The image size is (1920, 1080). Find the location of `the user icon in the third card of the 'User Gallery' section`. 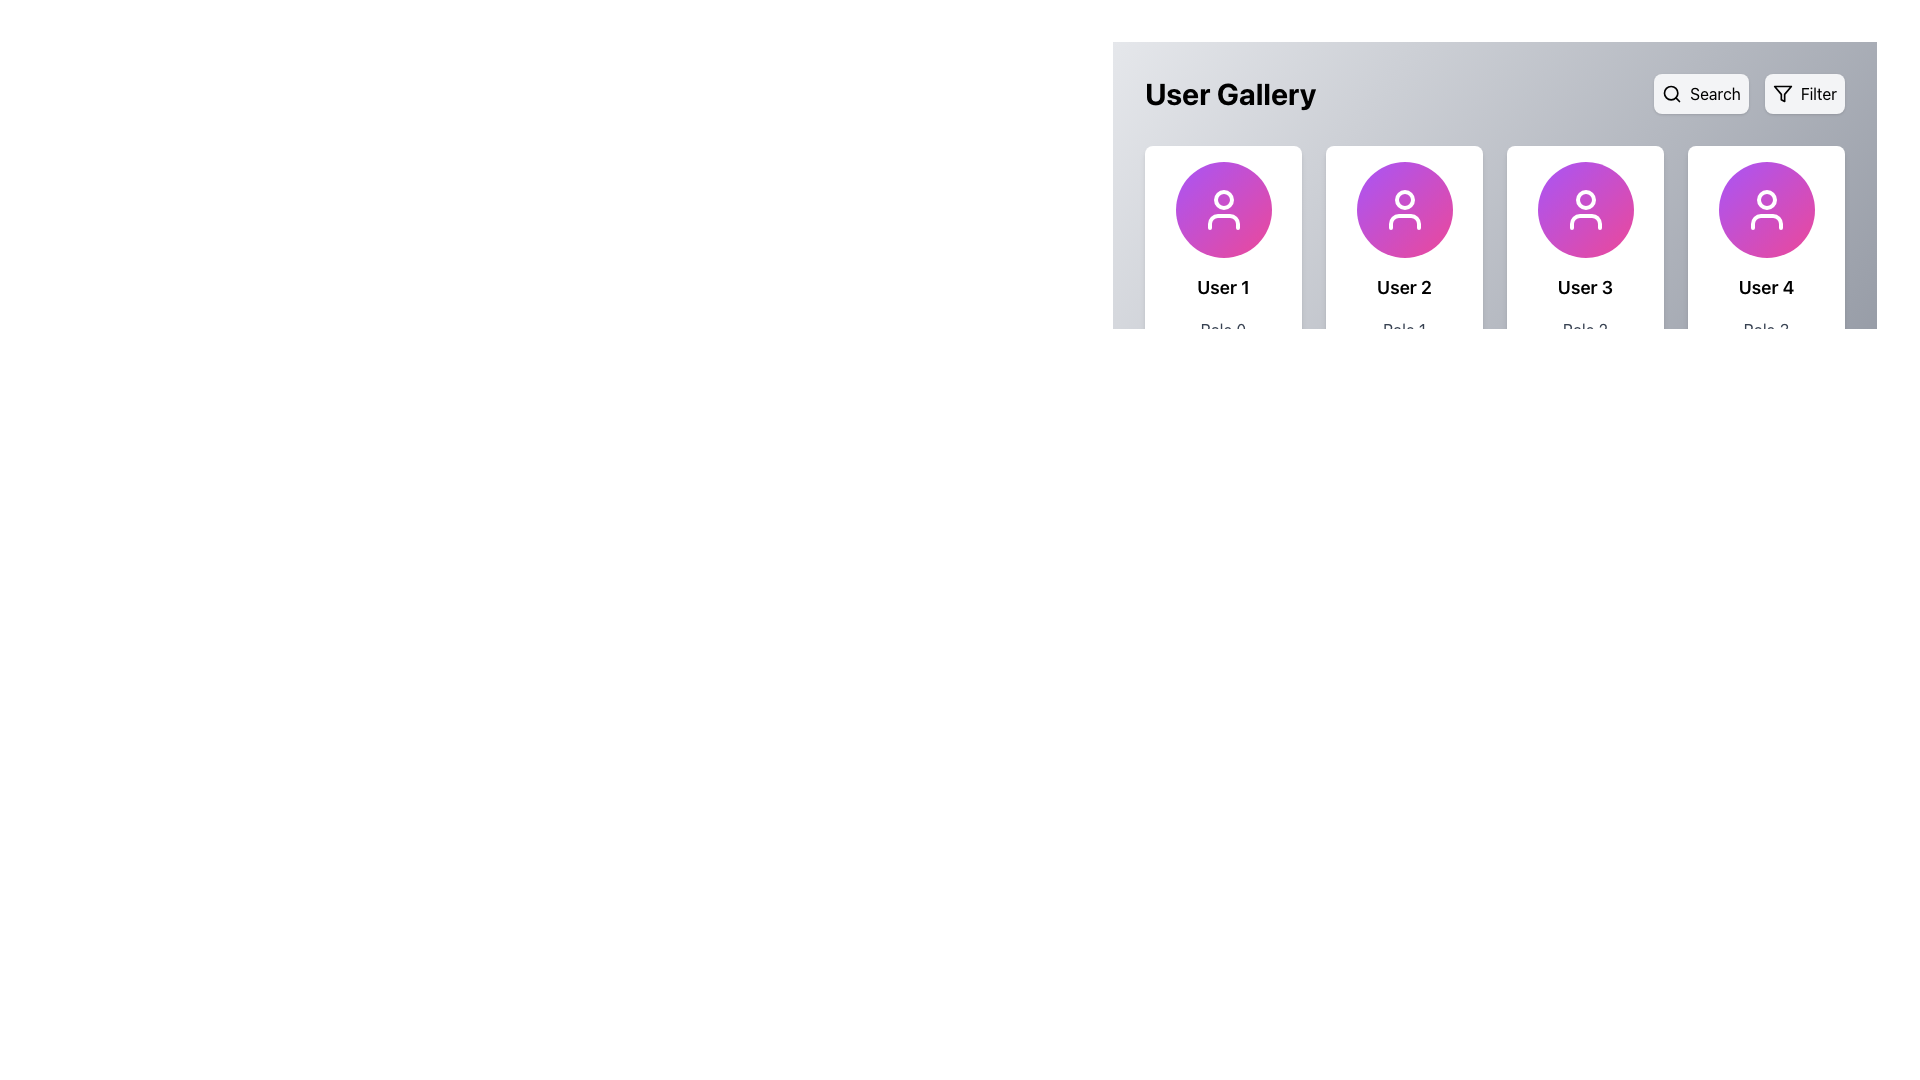

the user icon in the third card of the 'User Gallery' section is located at coordinates (1584, 209).